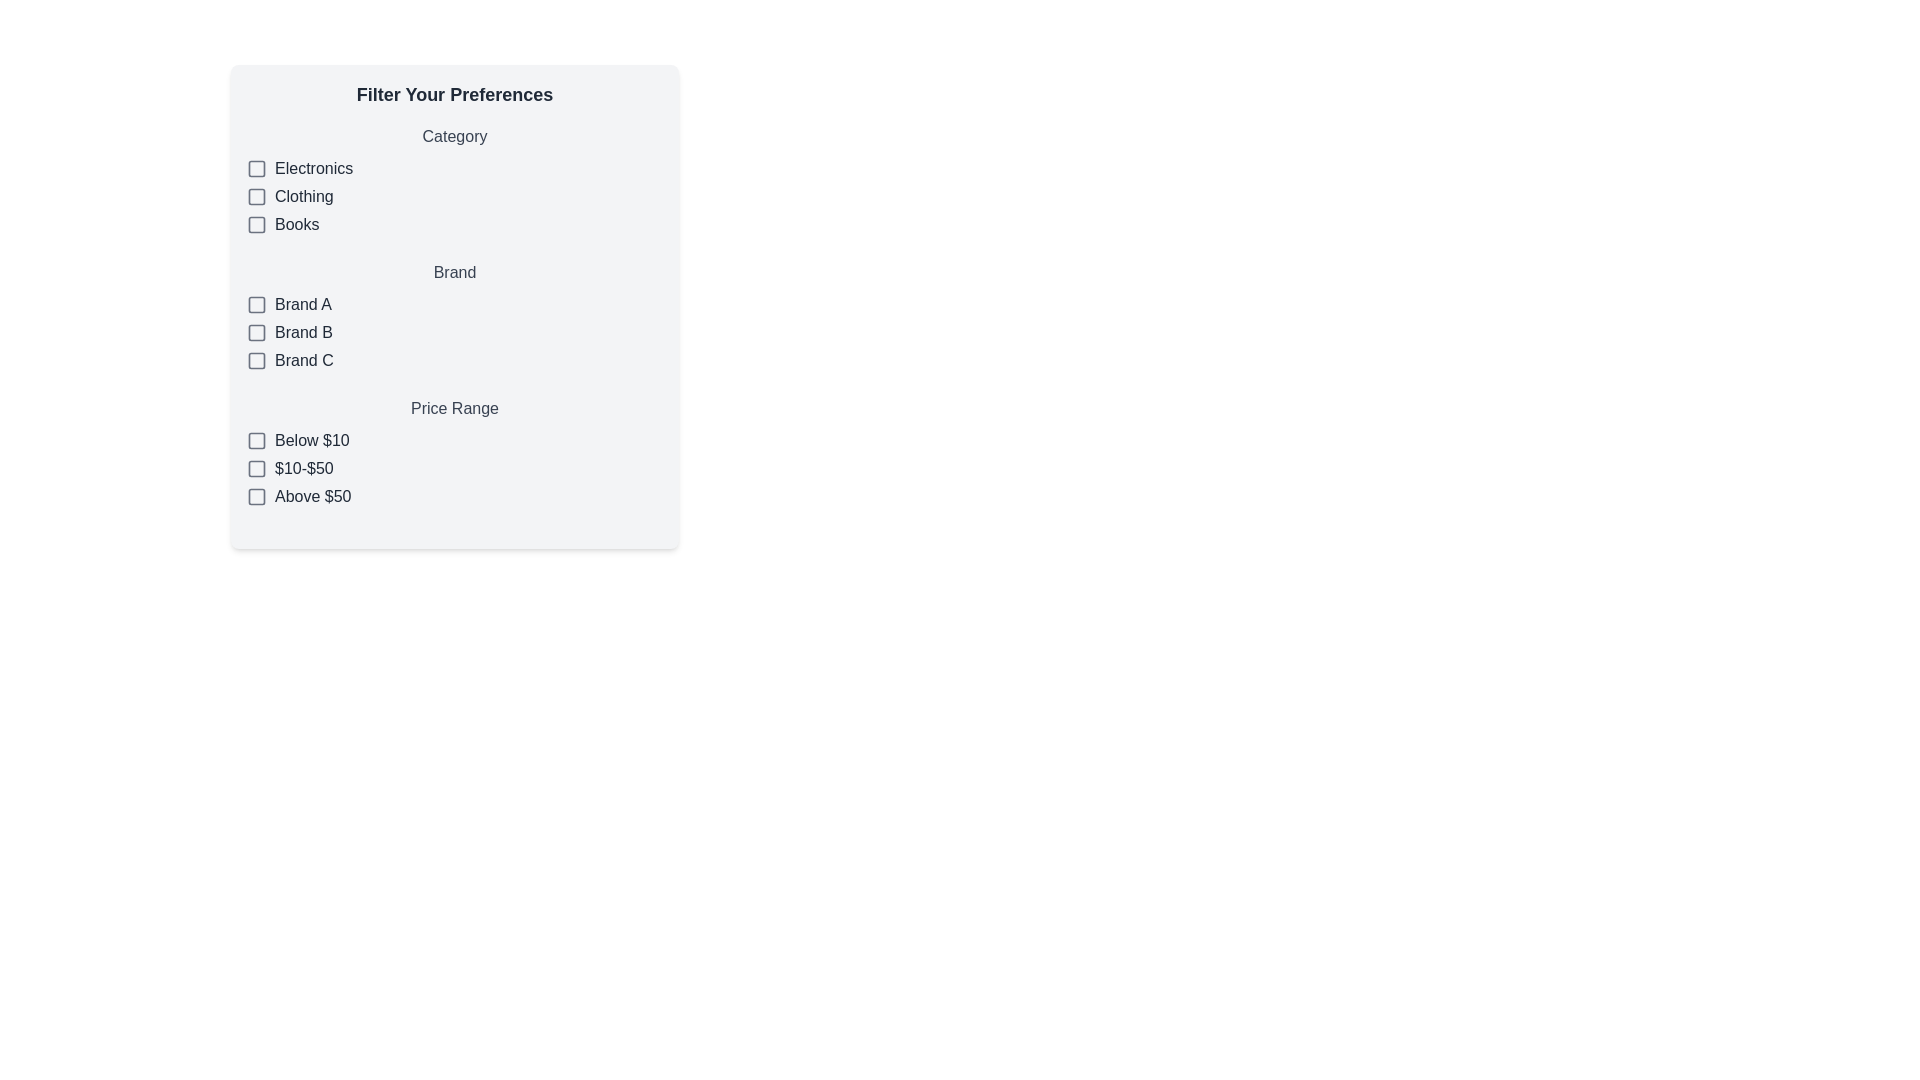 Image resolution: width=1920 pixels, height=1080 pixels. What do you see at coordinates (256, 224) in the screenshot?
I see `the checkbox graphic located to the left of the label 'Books' in the 'Filter Your Preferences' panel` at bounding box center [256, 224].